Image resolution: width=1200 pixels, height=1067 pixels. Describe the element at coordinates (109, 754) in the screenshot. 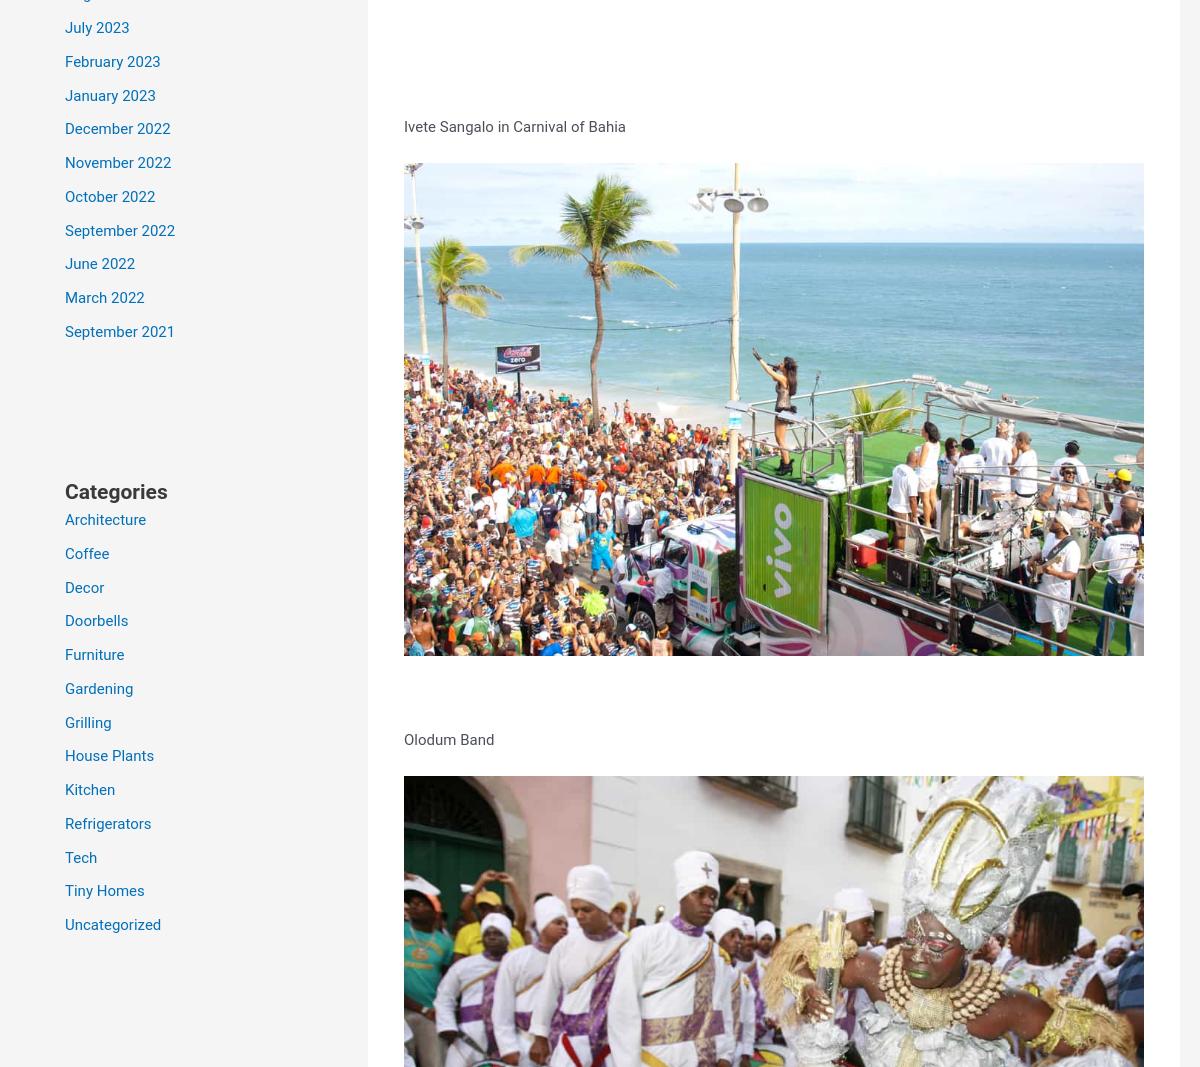

I see `'House Plants'` at that location.